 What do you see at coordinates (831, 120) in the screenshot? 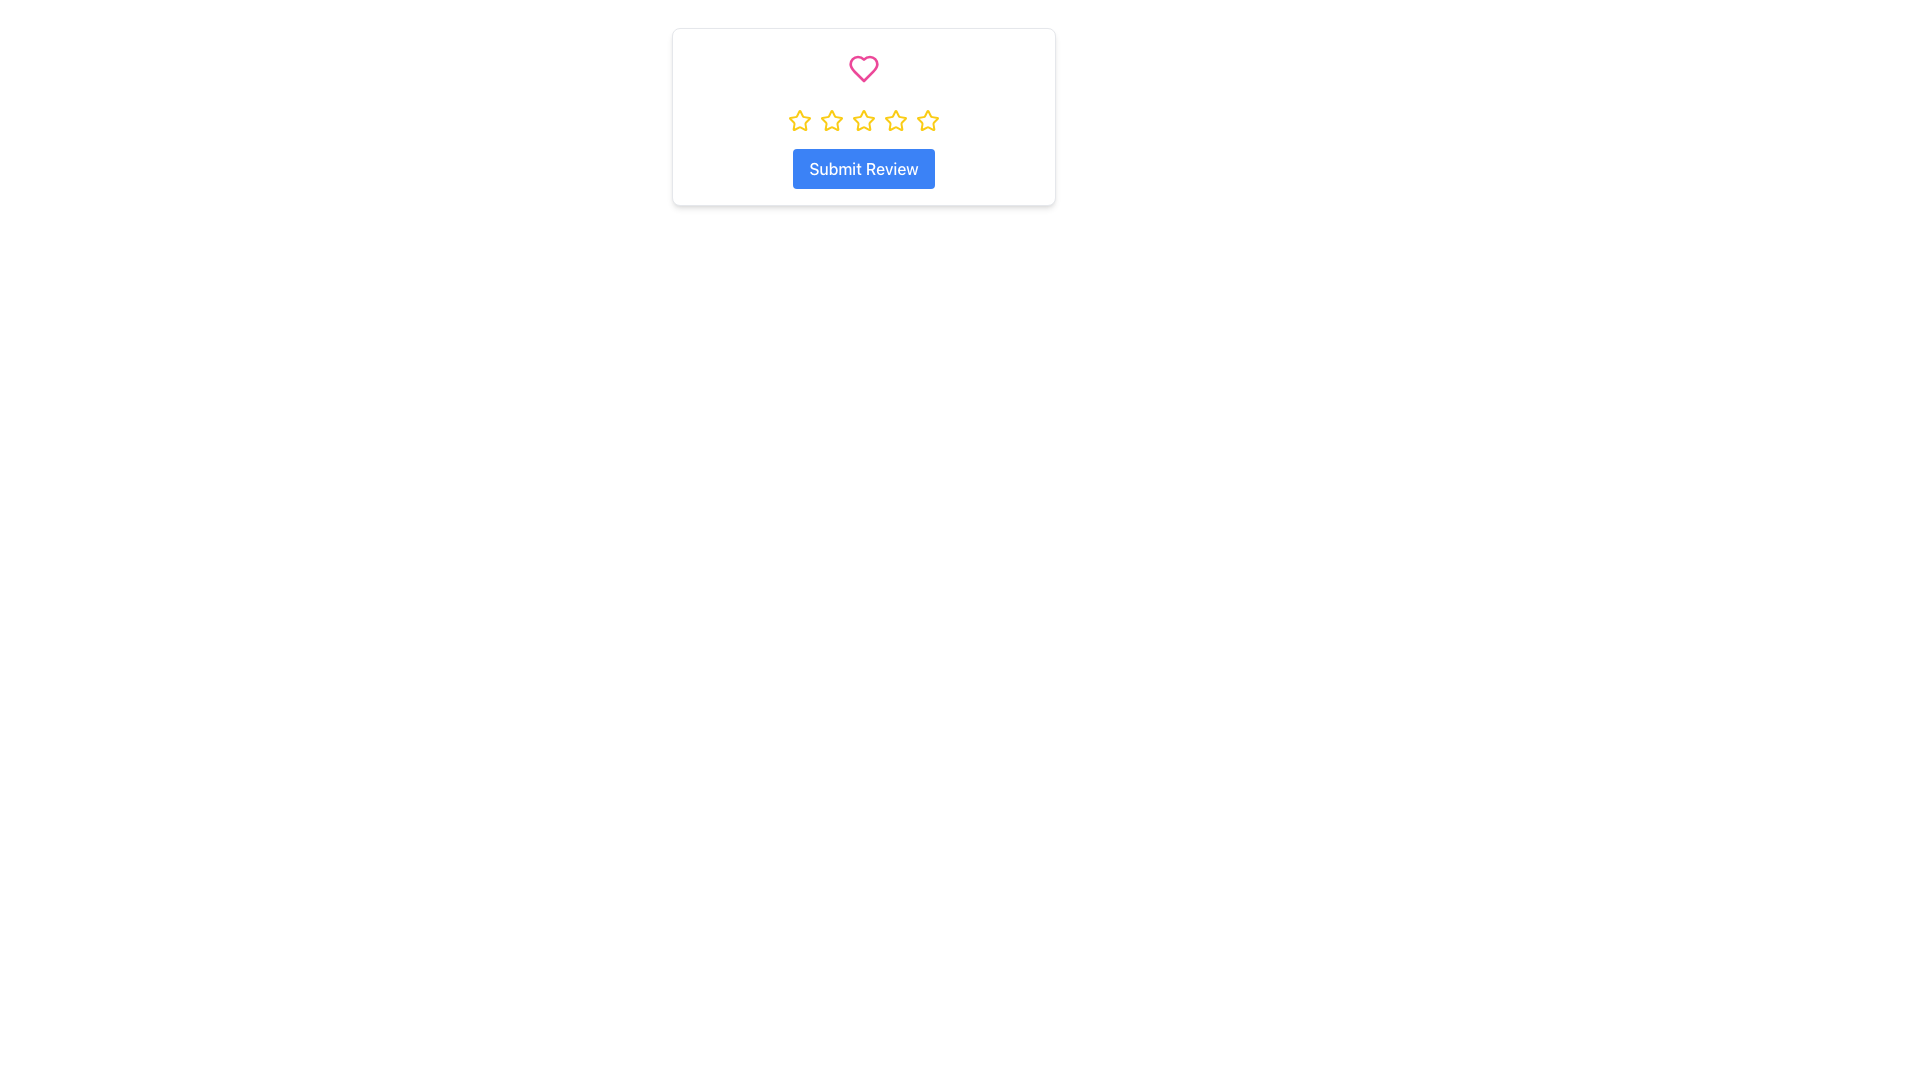
I see `the third yellow star icon in the rating feature` at bounding box center [831, 120].